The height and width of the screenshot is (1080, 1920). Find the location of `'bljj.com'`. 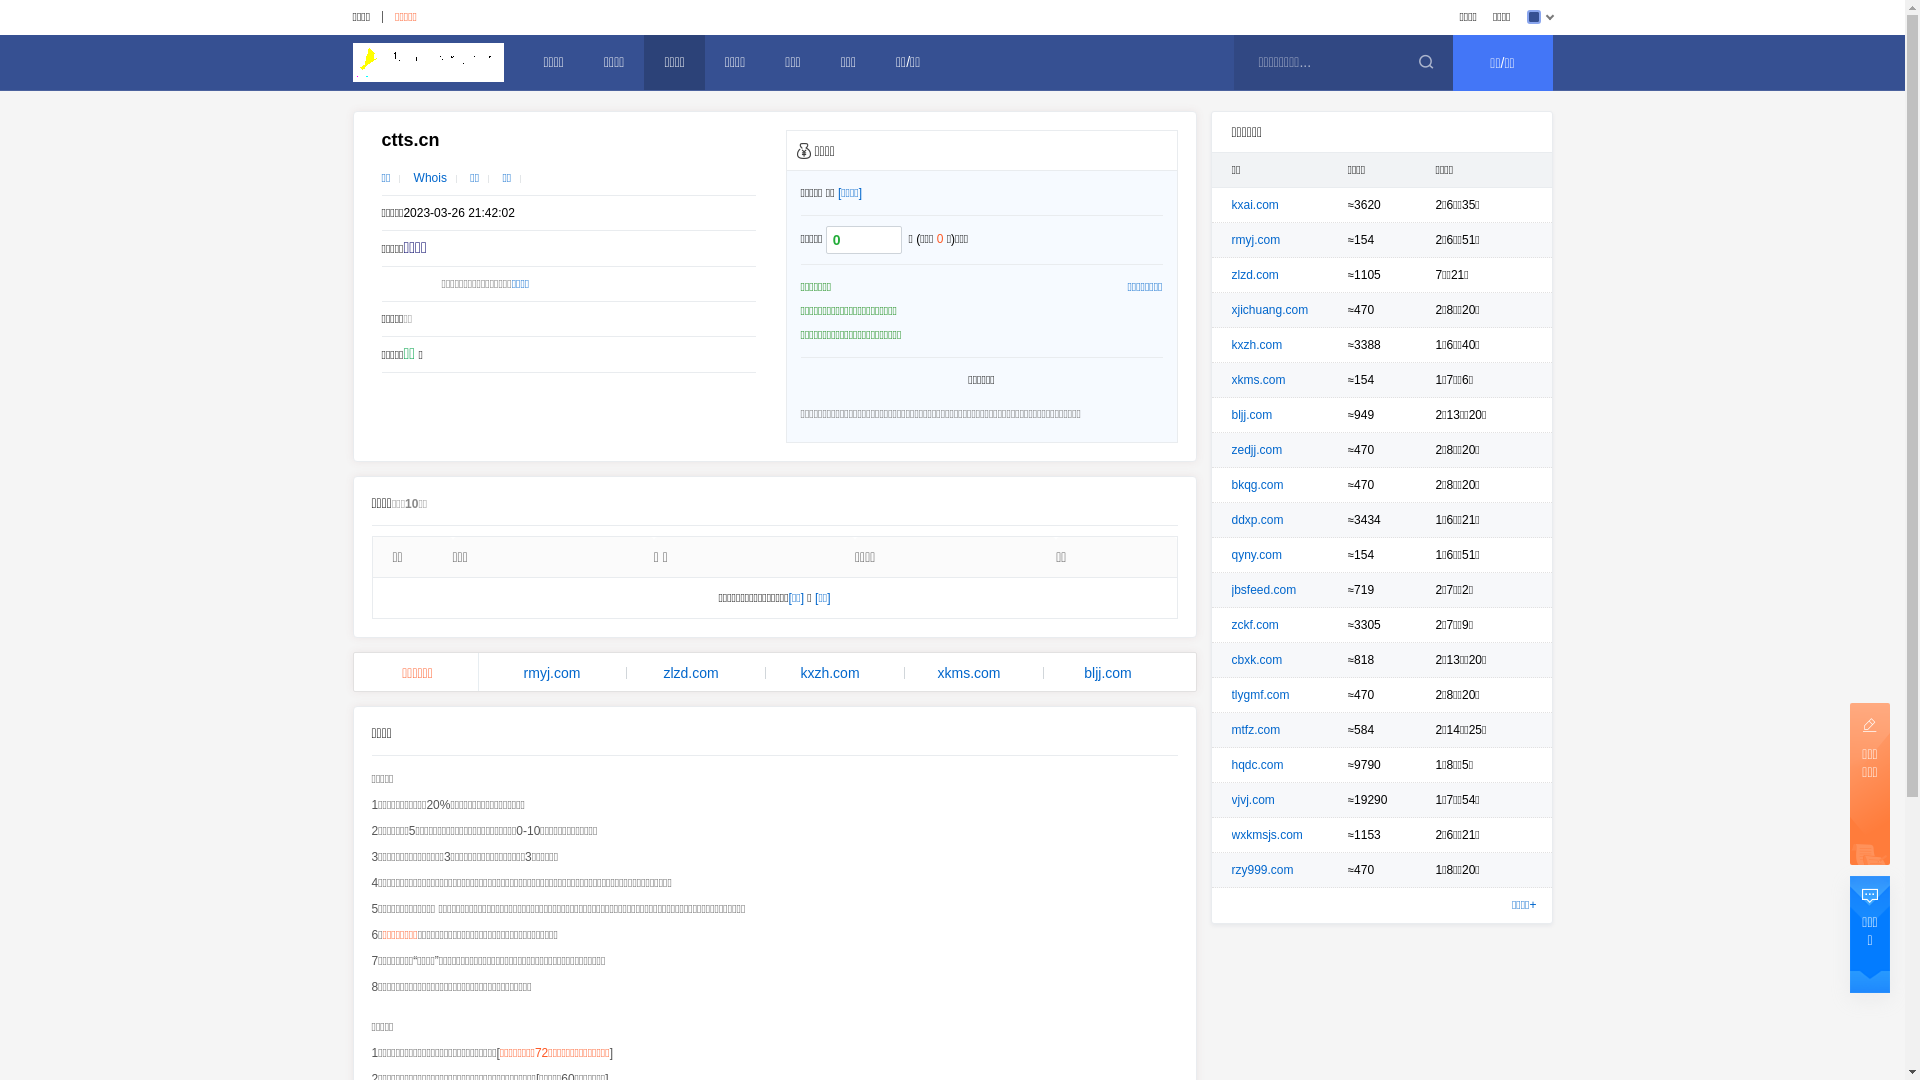

'bljj.com' is located at coordinates (1251, 414).